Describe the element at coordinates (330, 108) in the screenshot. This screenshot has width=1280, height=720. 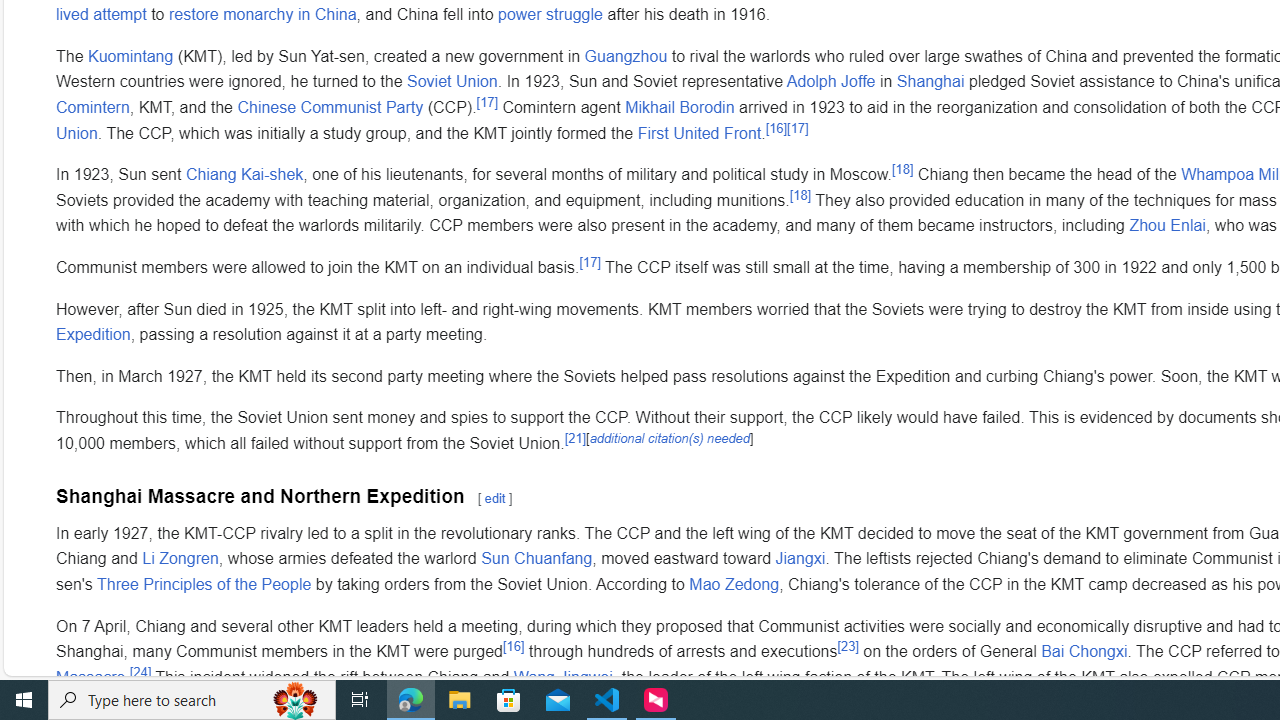
I see `'Chinese Communist Party'` at that location.